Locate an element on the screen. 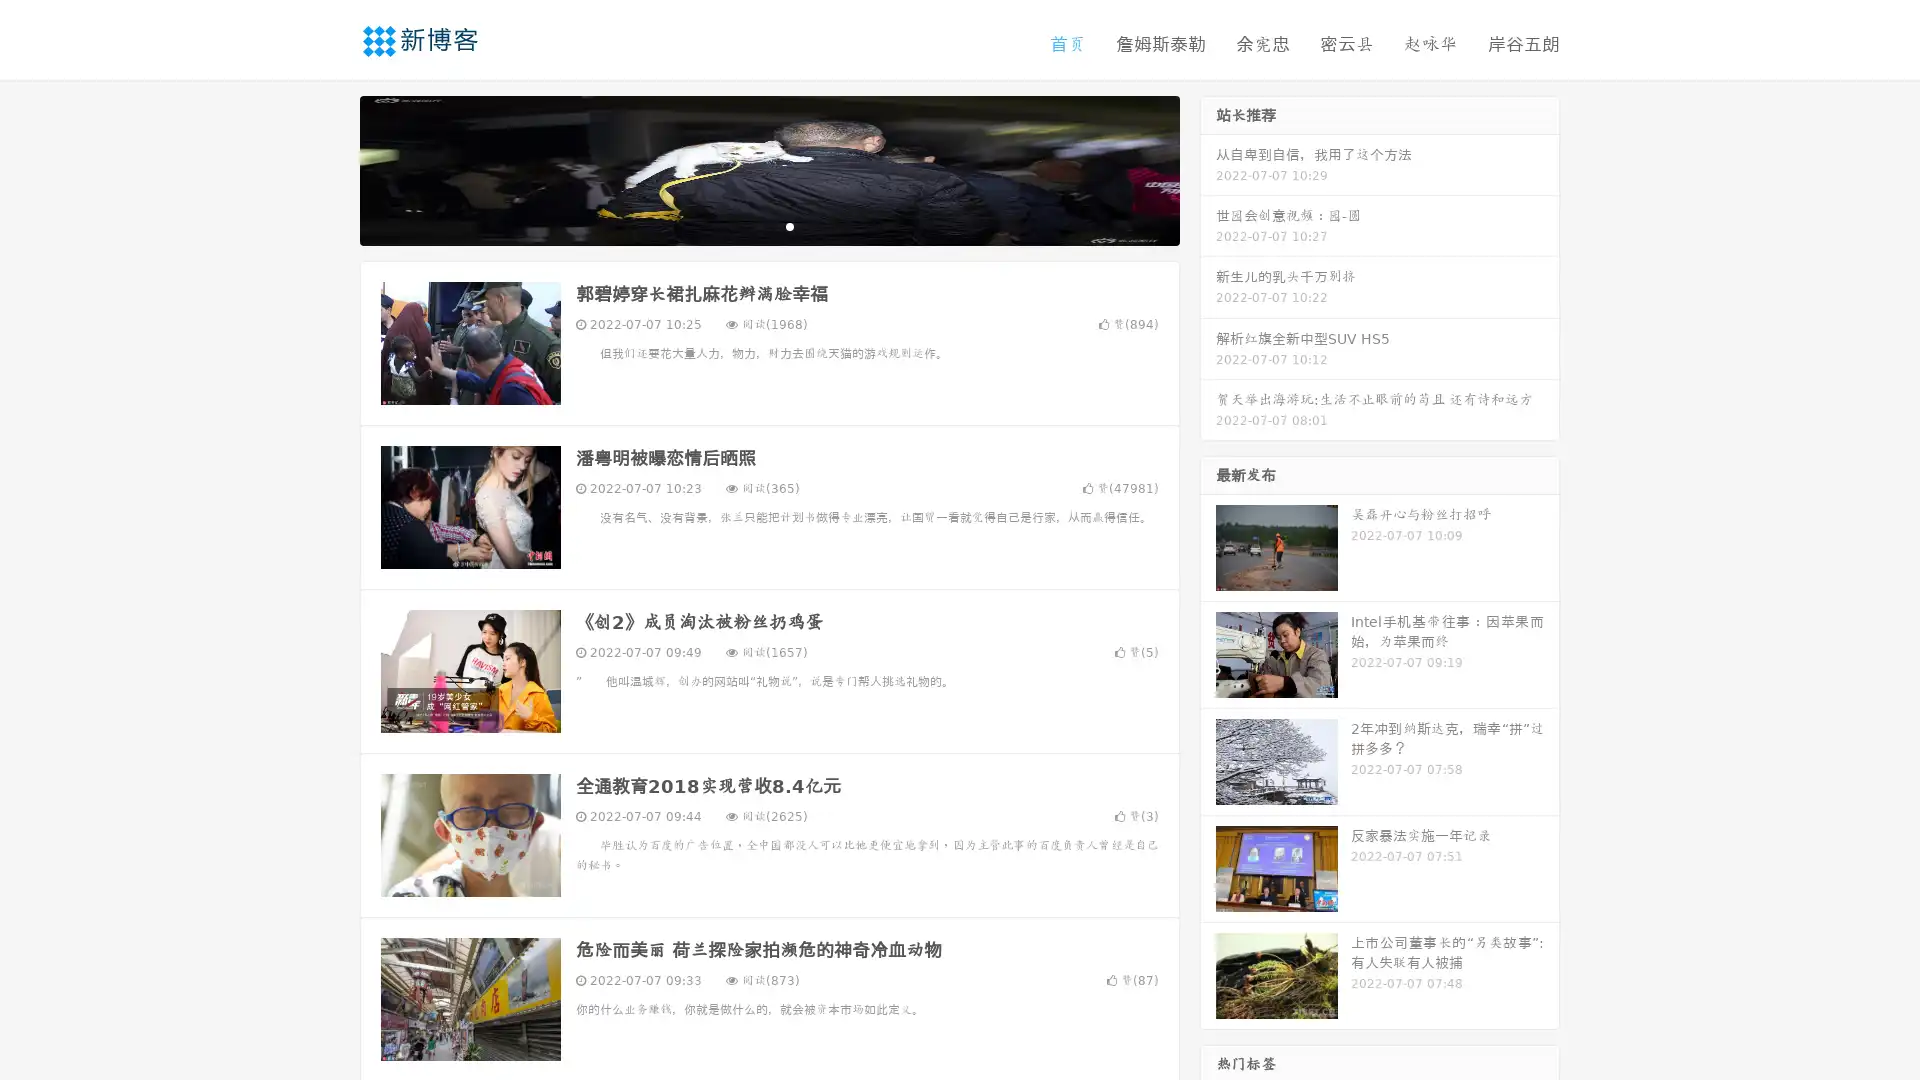 This screenshot has height=1080, width=1920. Go to slide 1 is located at coordinates (748, 225).